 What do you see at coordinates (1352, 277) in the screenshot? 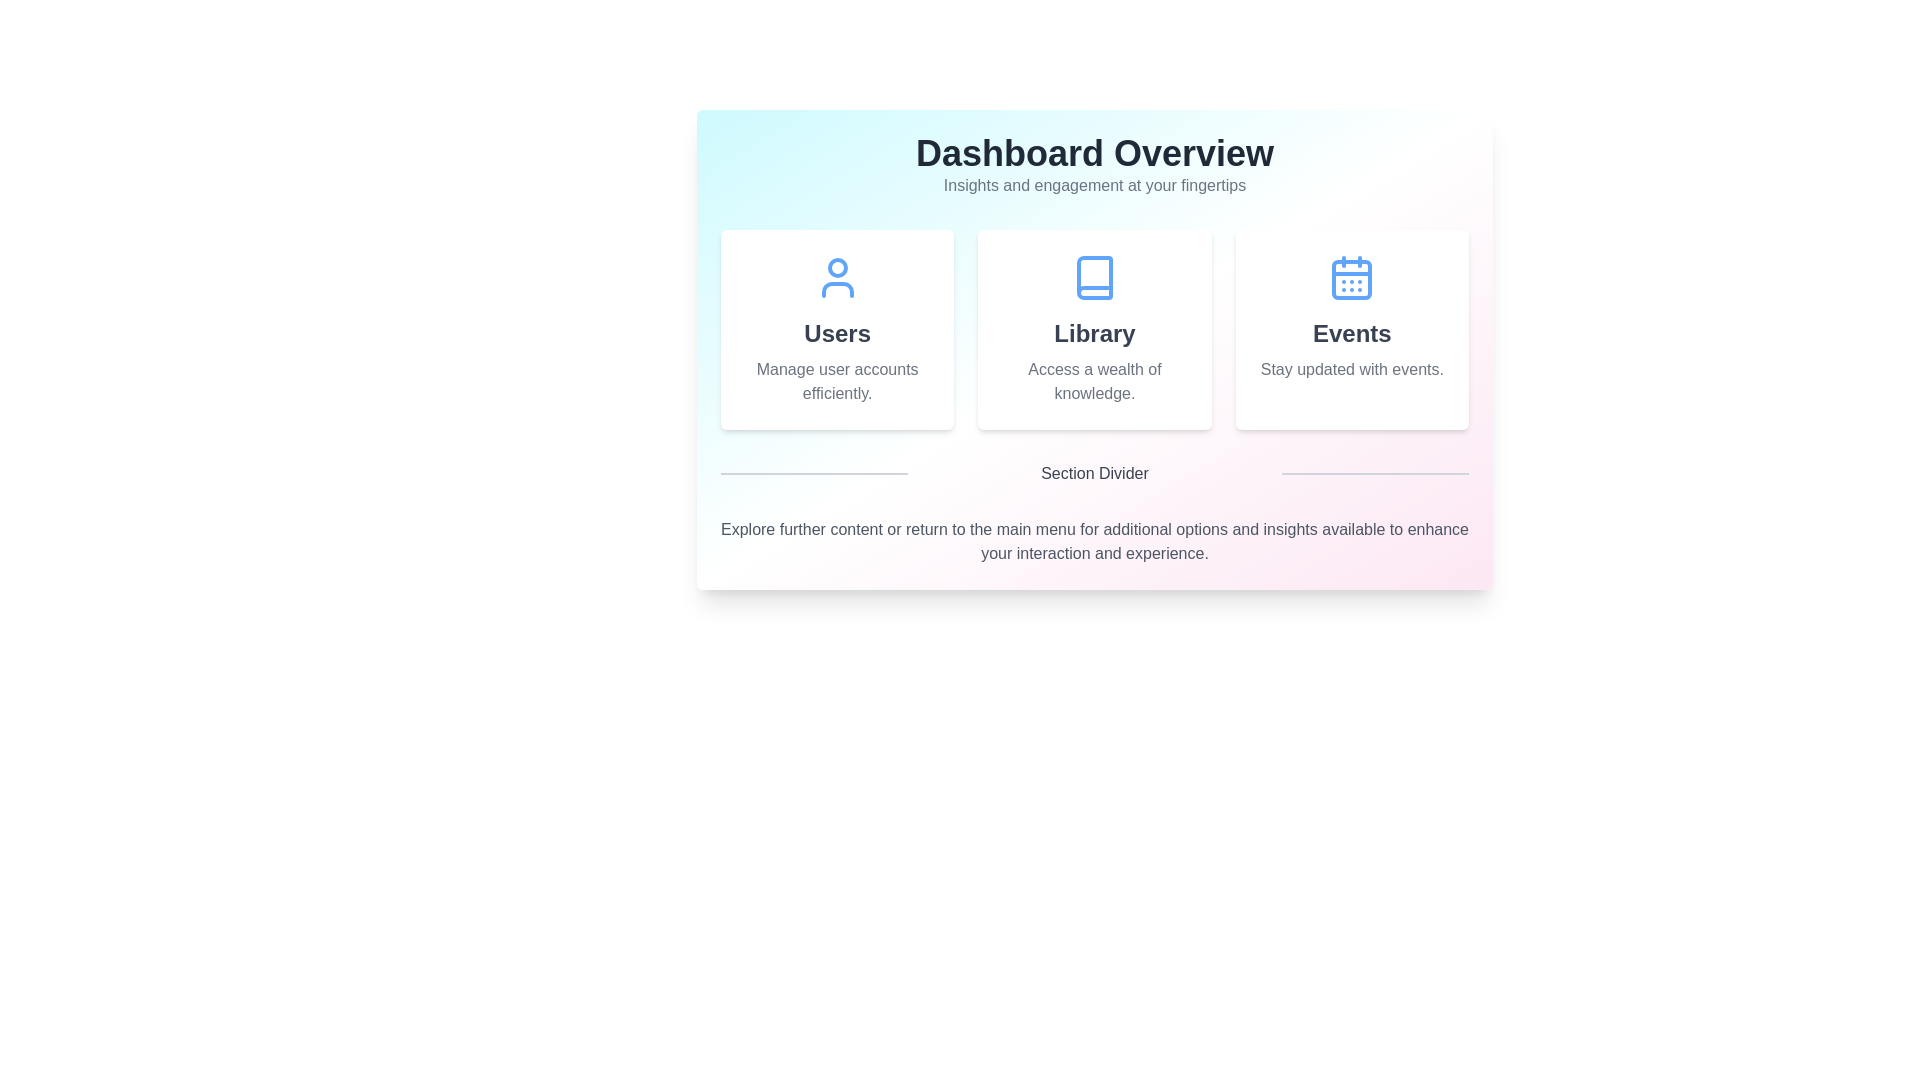
I see `the blue calendar icon in the 'Events' section` at bounding box center [1352, 277].